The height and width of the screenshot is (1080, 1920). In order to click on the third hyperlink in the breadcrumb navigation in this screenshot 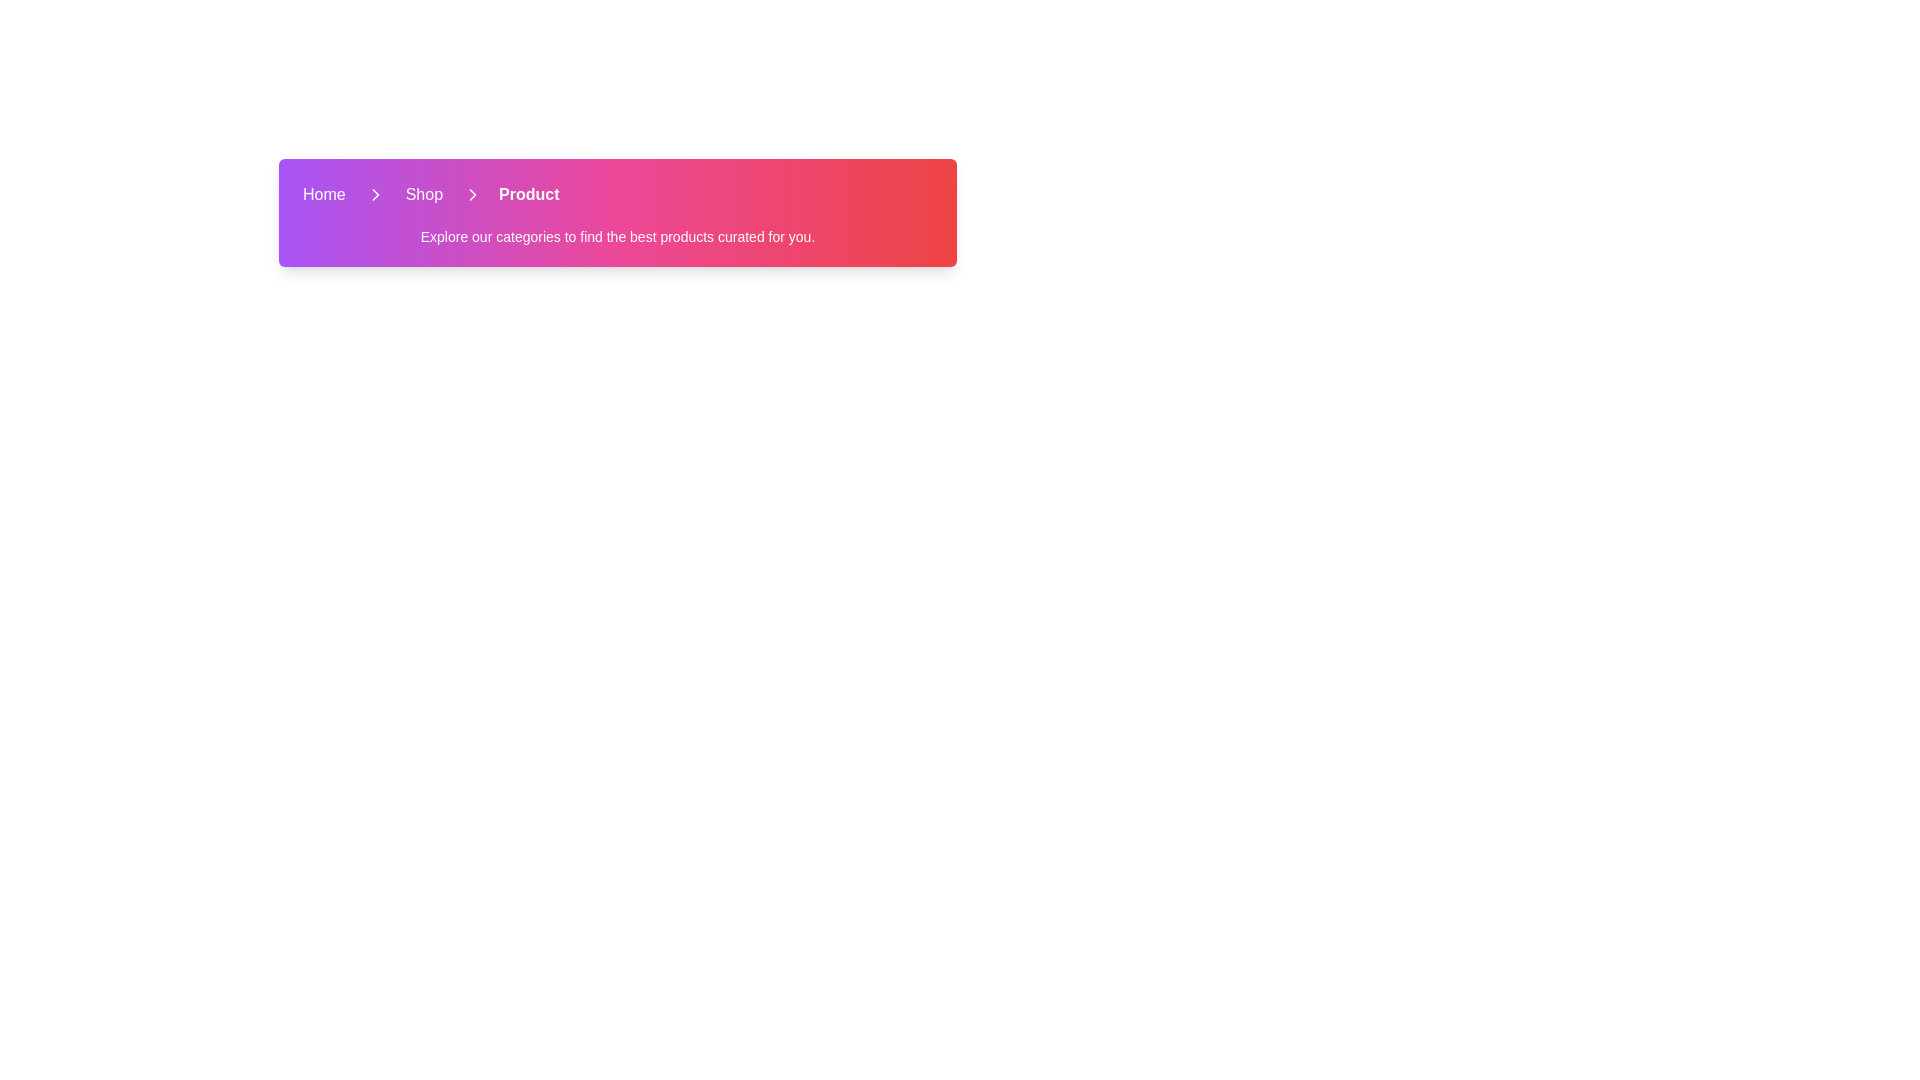, I will do `click(529, 195)`.